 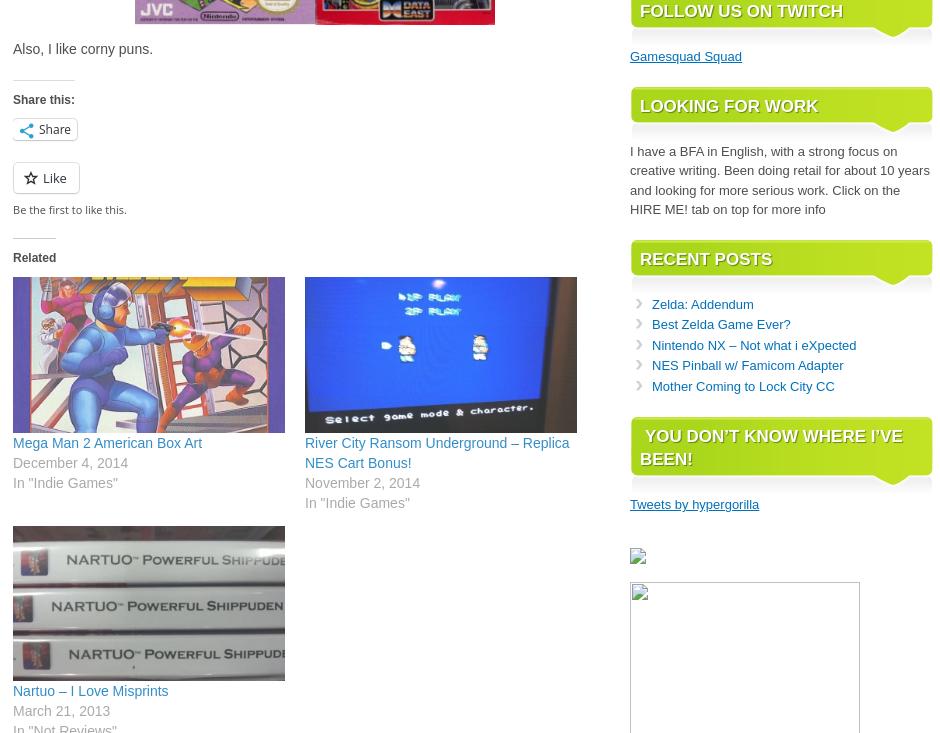 What do you see at coordinates (42, 99) in the screenshot?
I see `'Share this:'` at bounding box center [42, 99].